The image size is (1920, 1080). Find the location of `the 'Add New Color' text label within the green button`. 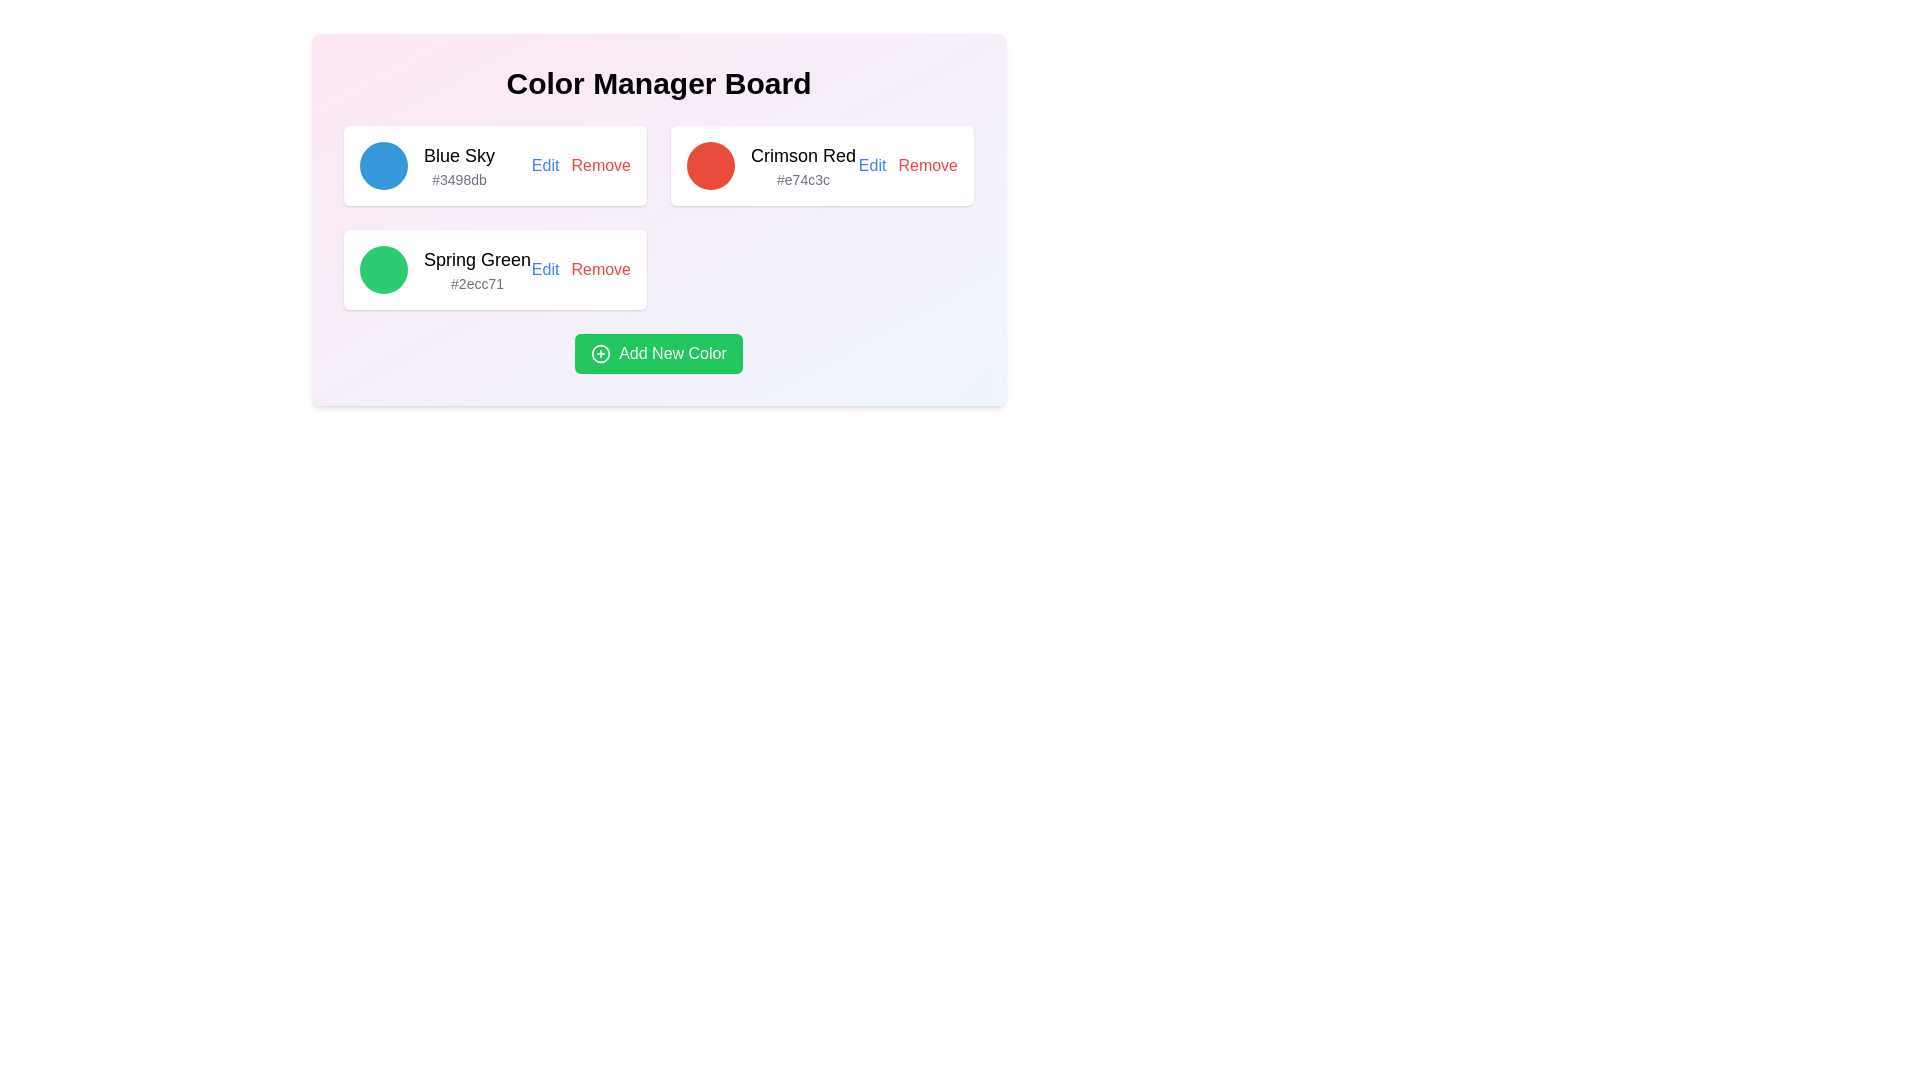

the 'Add New Color' text label within the green button is located at coordinates (672, 353).